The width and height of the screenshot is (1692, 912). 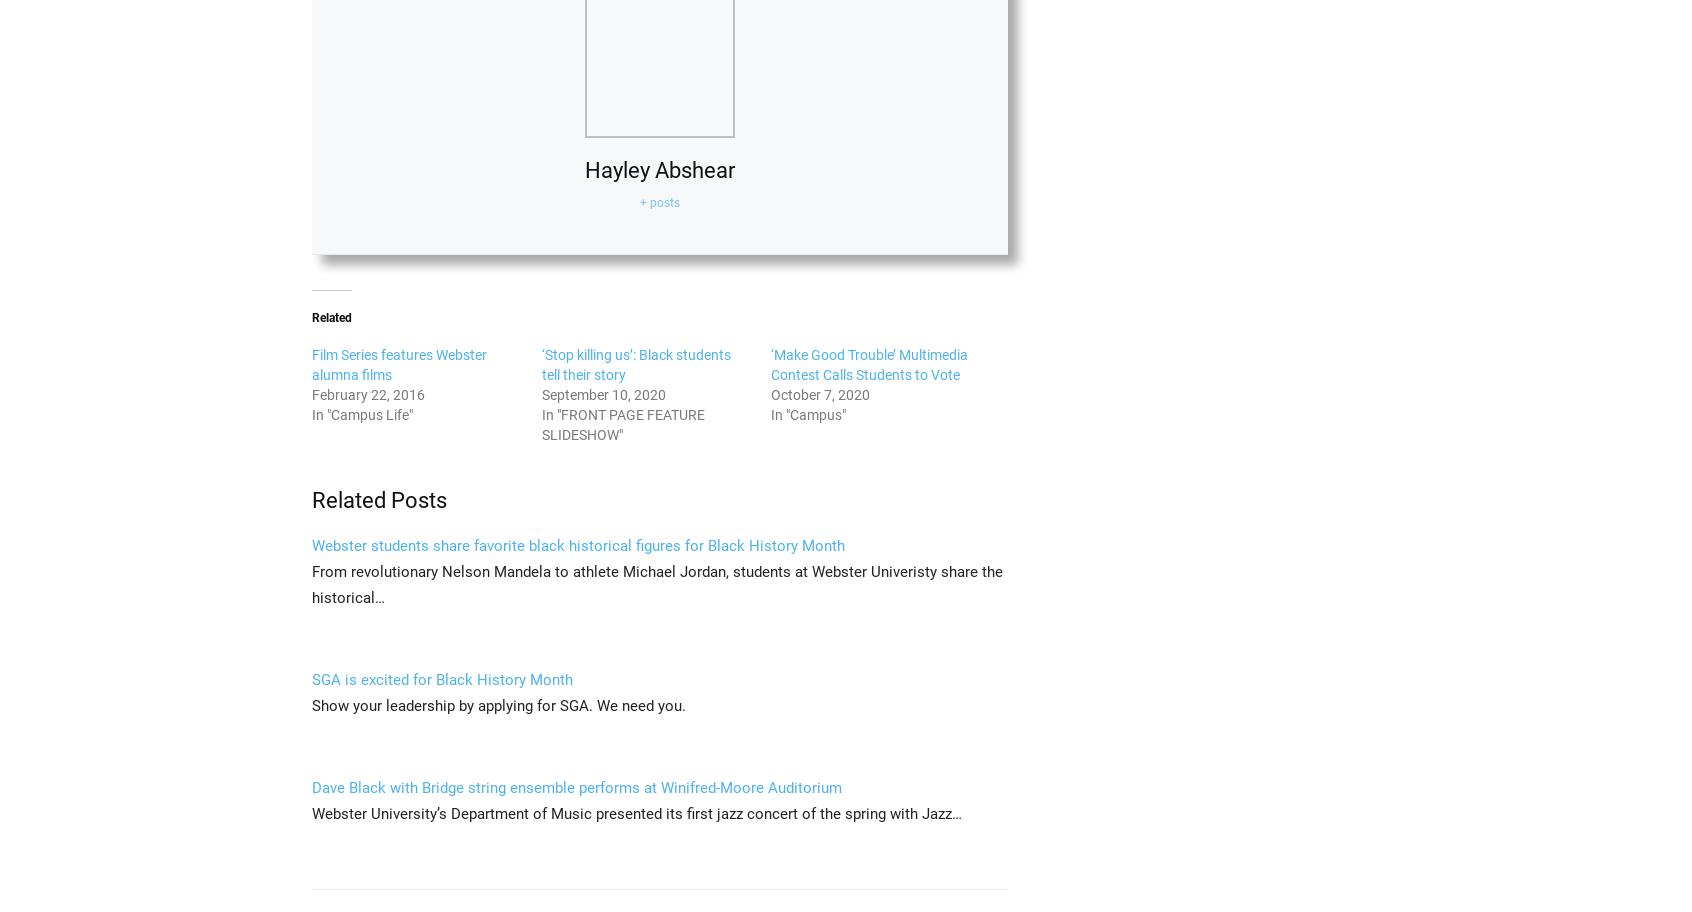 What do you see at coordinates (657, 583) in the screenshot?
I see `'From revolutionary Nelson Mandela to athlete Michael Jordan, students at Webster Univeristy share the historical…'` at bounding box center [657, 583].